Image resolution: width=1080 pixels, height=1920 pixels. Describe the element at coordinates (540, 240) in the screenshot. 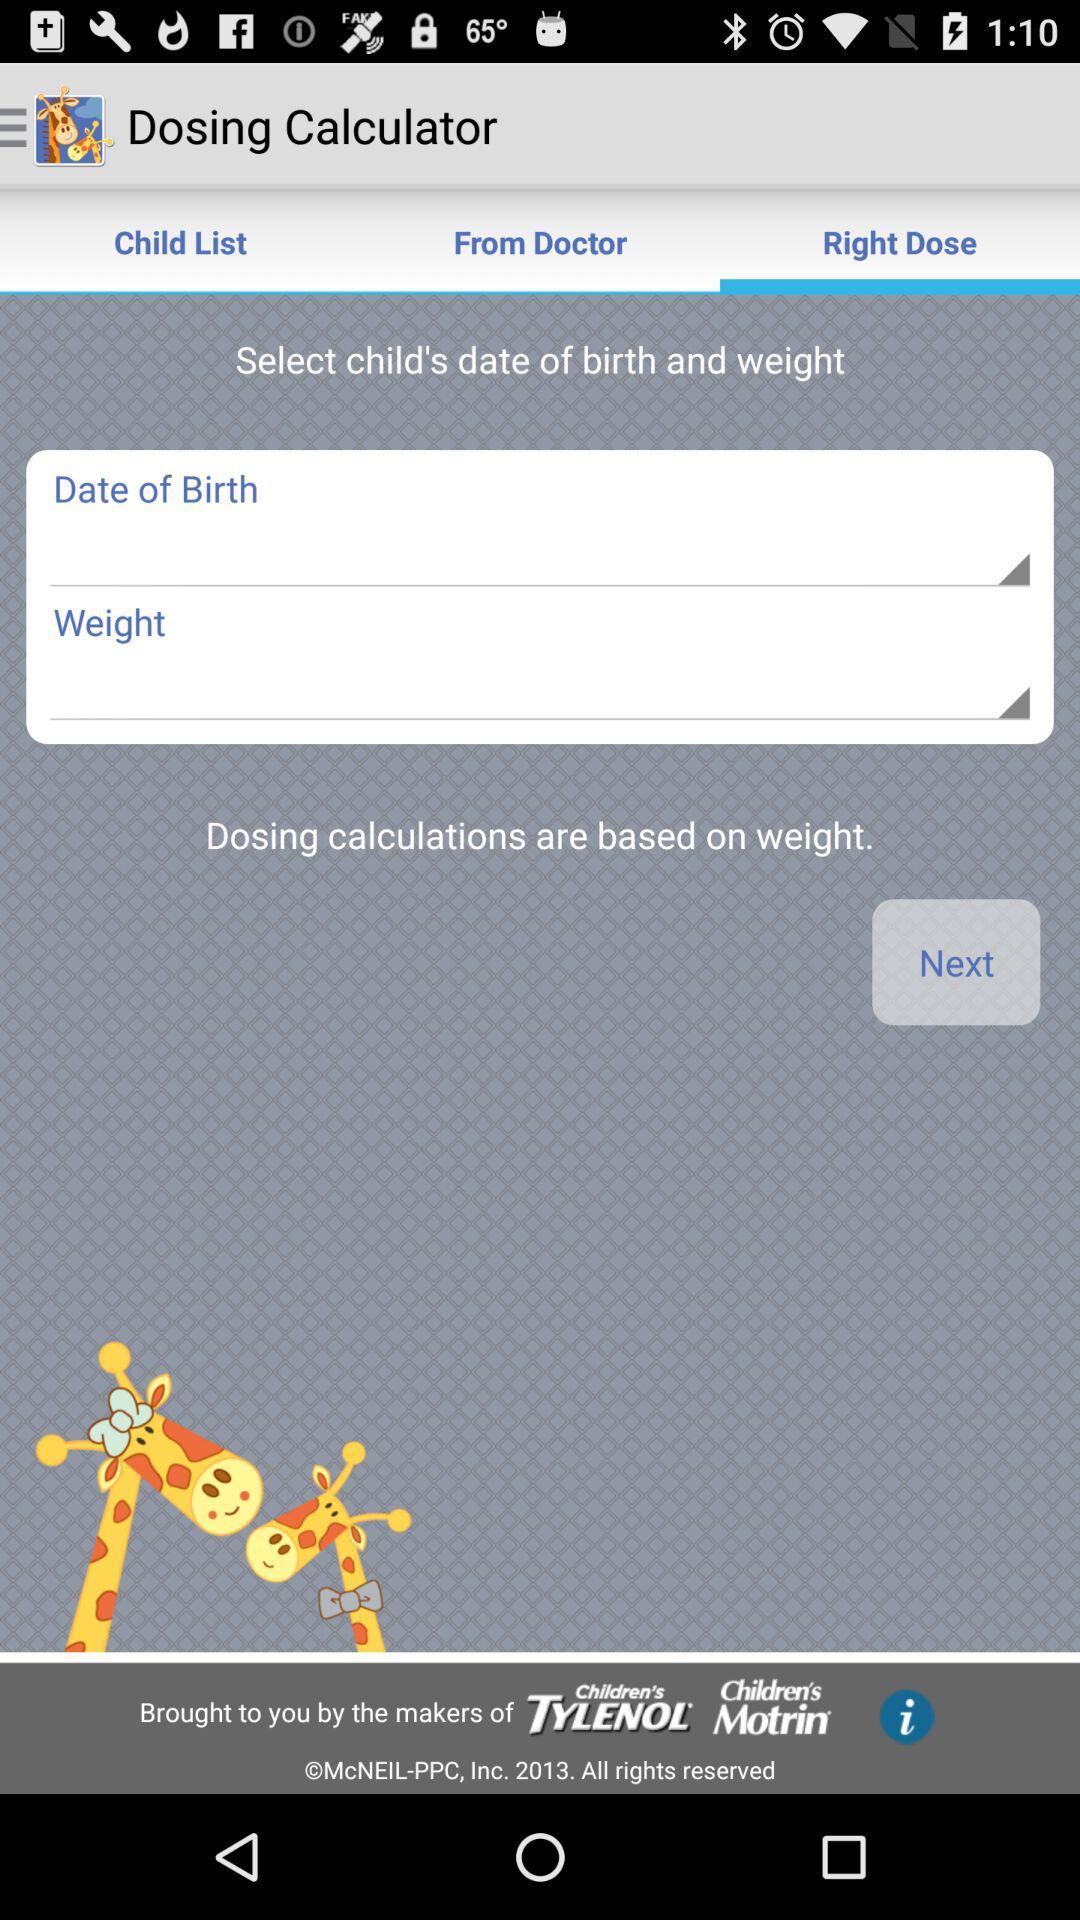

I see `from doctor` at that location.